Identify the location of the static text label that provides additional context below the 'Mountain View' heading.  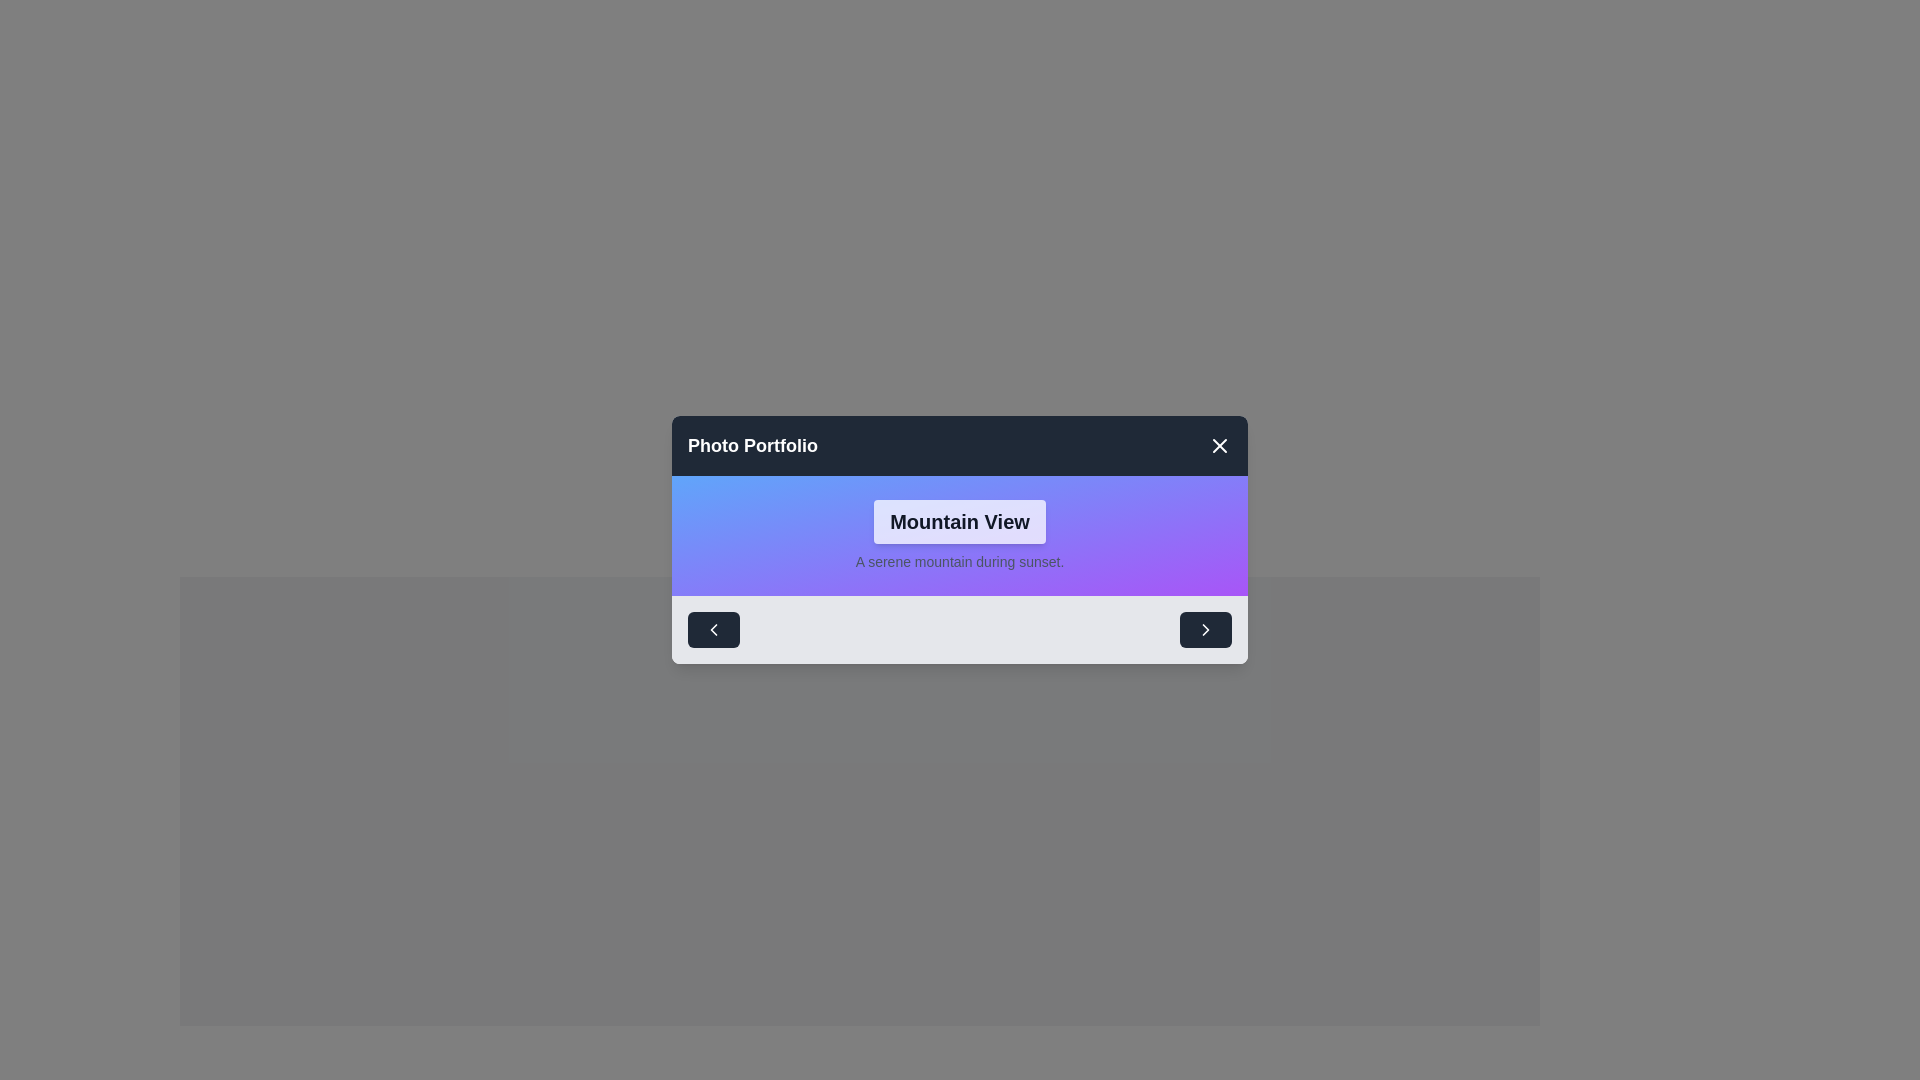
(960, 562).